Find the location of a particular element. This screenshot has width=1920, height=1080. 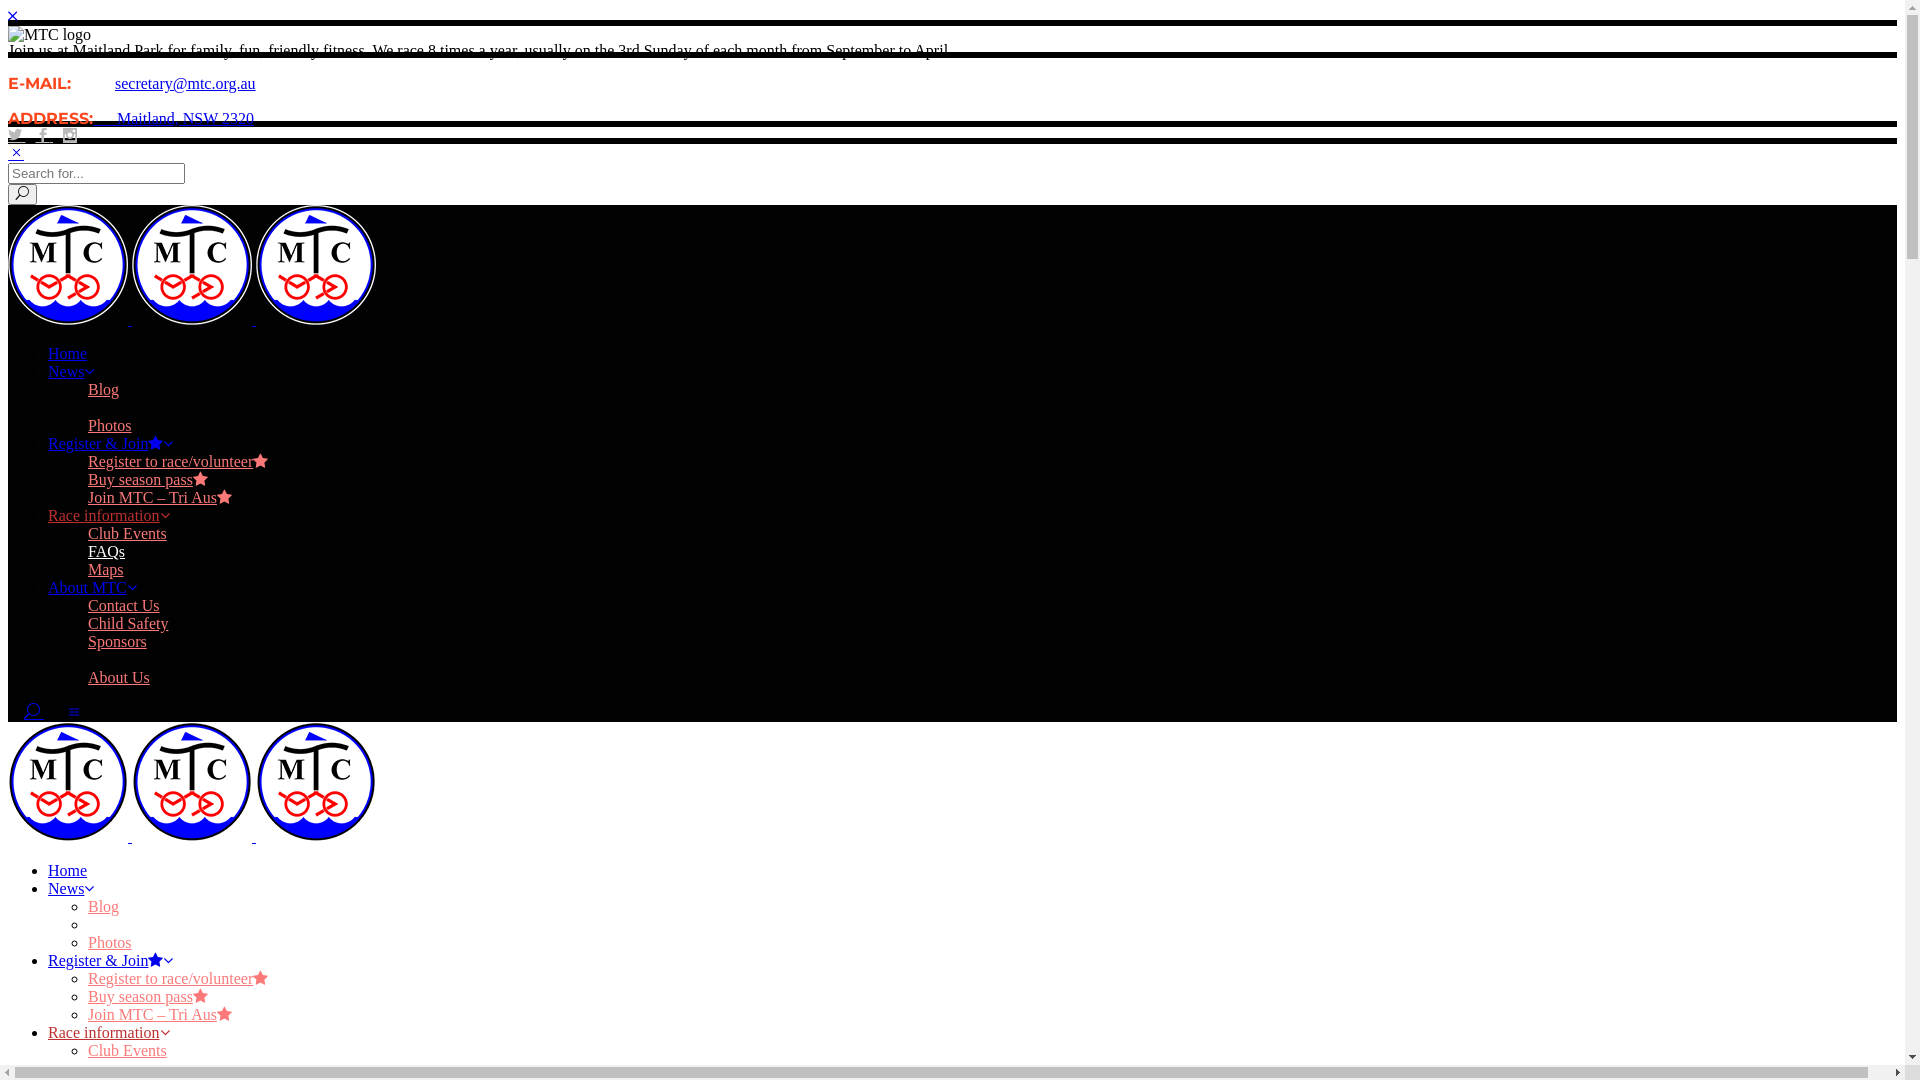

'About MTC' is located at coordinates (91, 586).